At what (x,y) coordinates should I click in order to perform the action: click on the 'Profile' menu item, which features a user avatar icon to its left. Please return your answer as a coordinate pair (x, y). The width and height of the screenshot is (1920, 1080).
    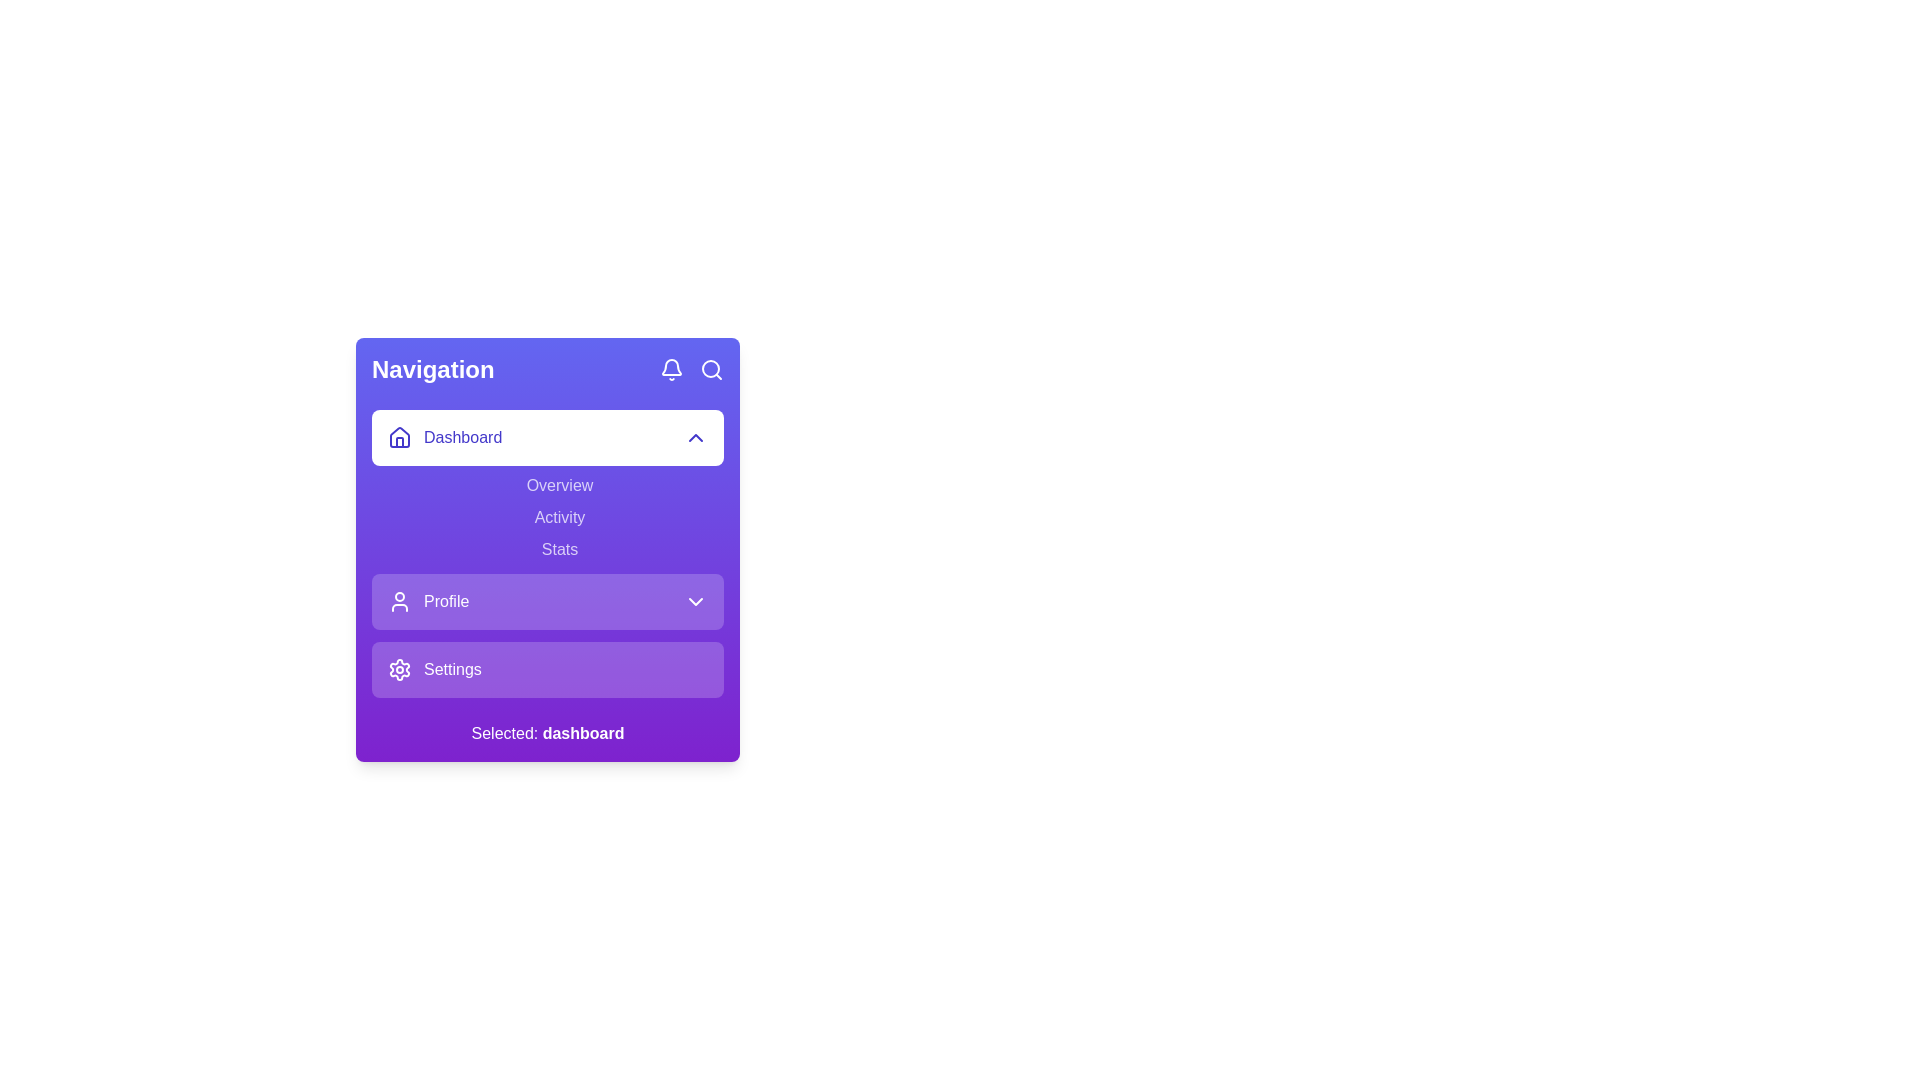
    Looking at the image, I should click on (427, 600).